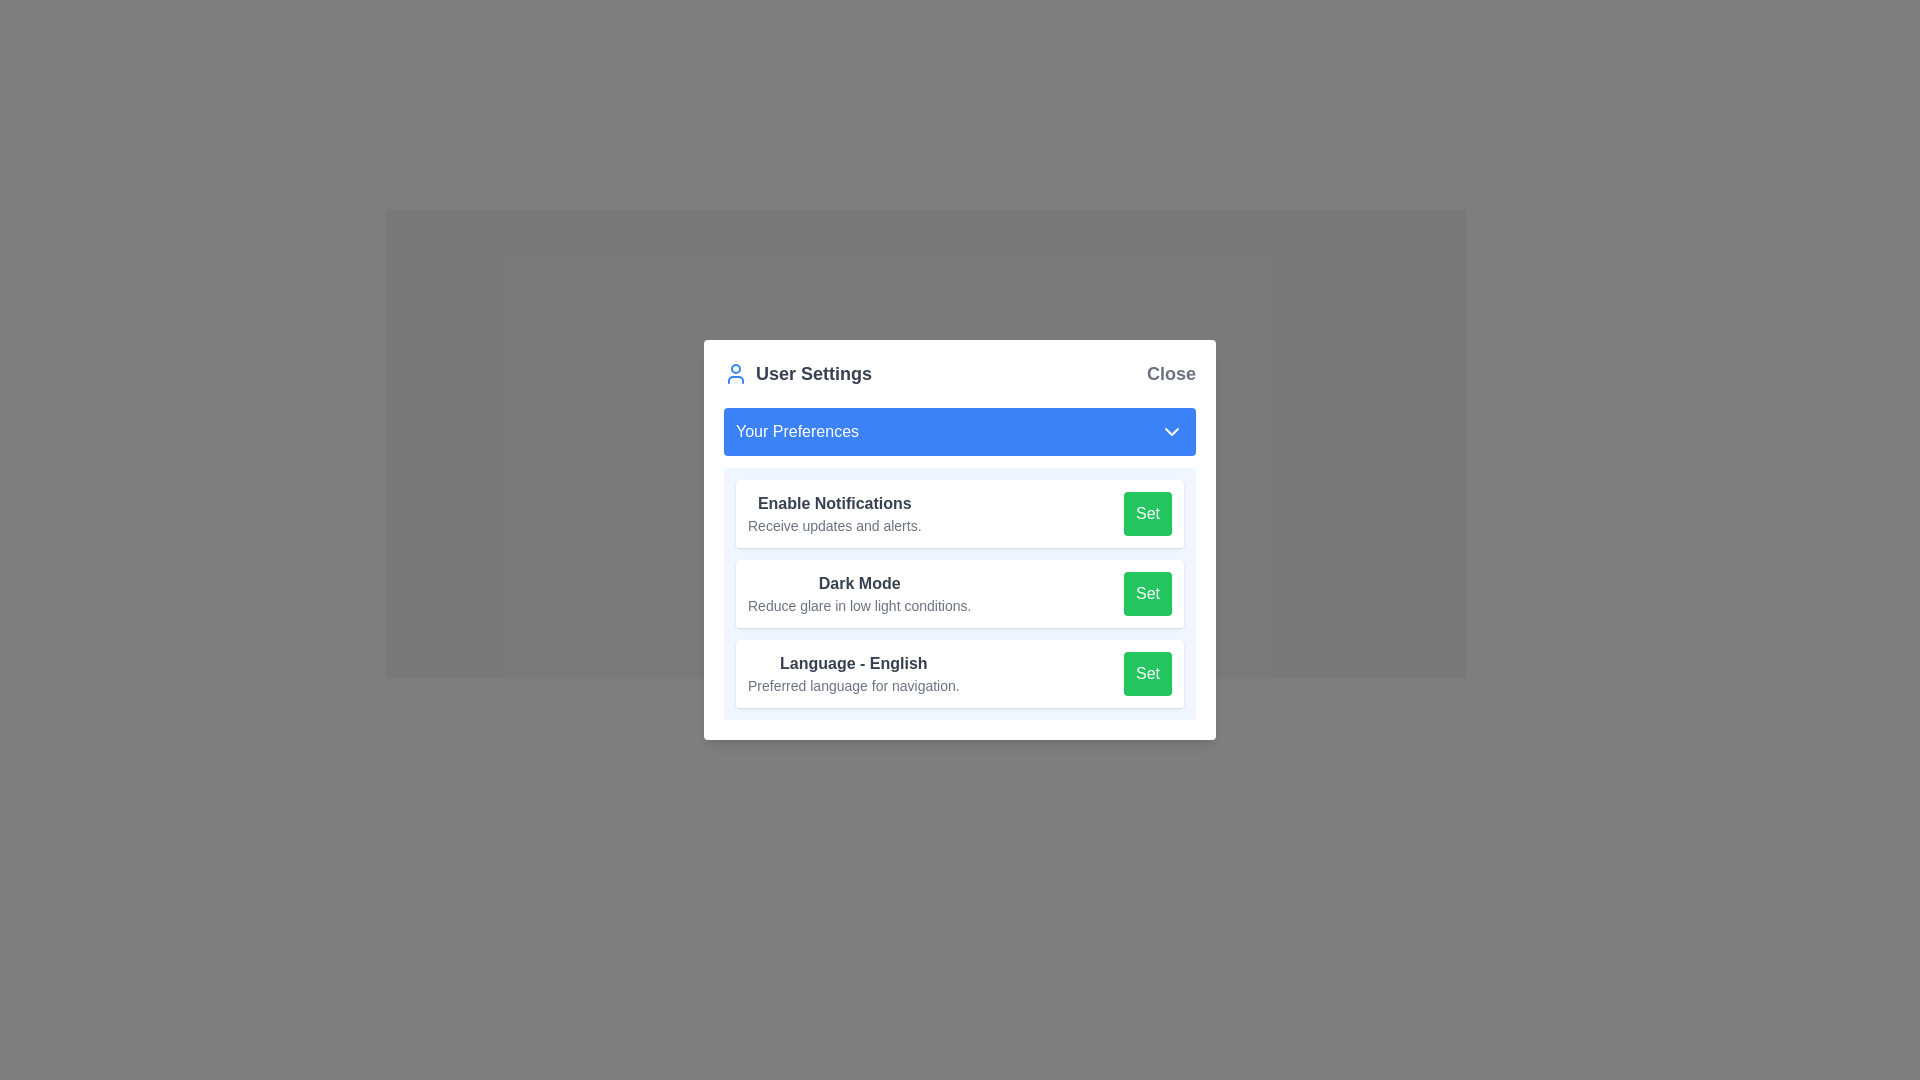  I want to click on the 'Dark Mode' text label located in the 'Your Preferences' section, positioned between 'Enable Notifications' and 'Language - English', so click(859, 593).